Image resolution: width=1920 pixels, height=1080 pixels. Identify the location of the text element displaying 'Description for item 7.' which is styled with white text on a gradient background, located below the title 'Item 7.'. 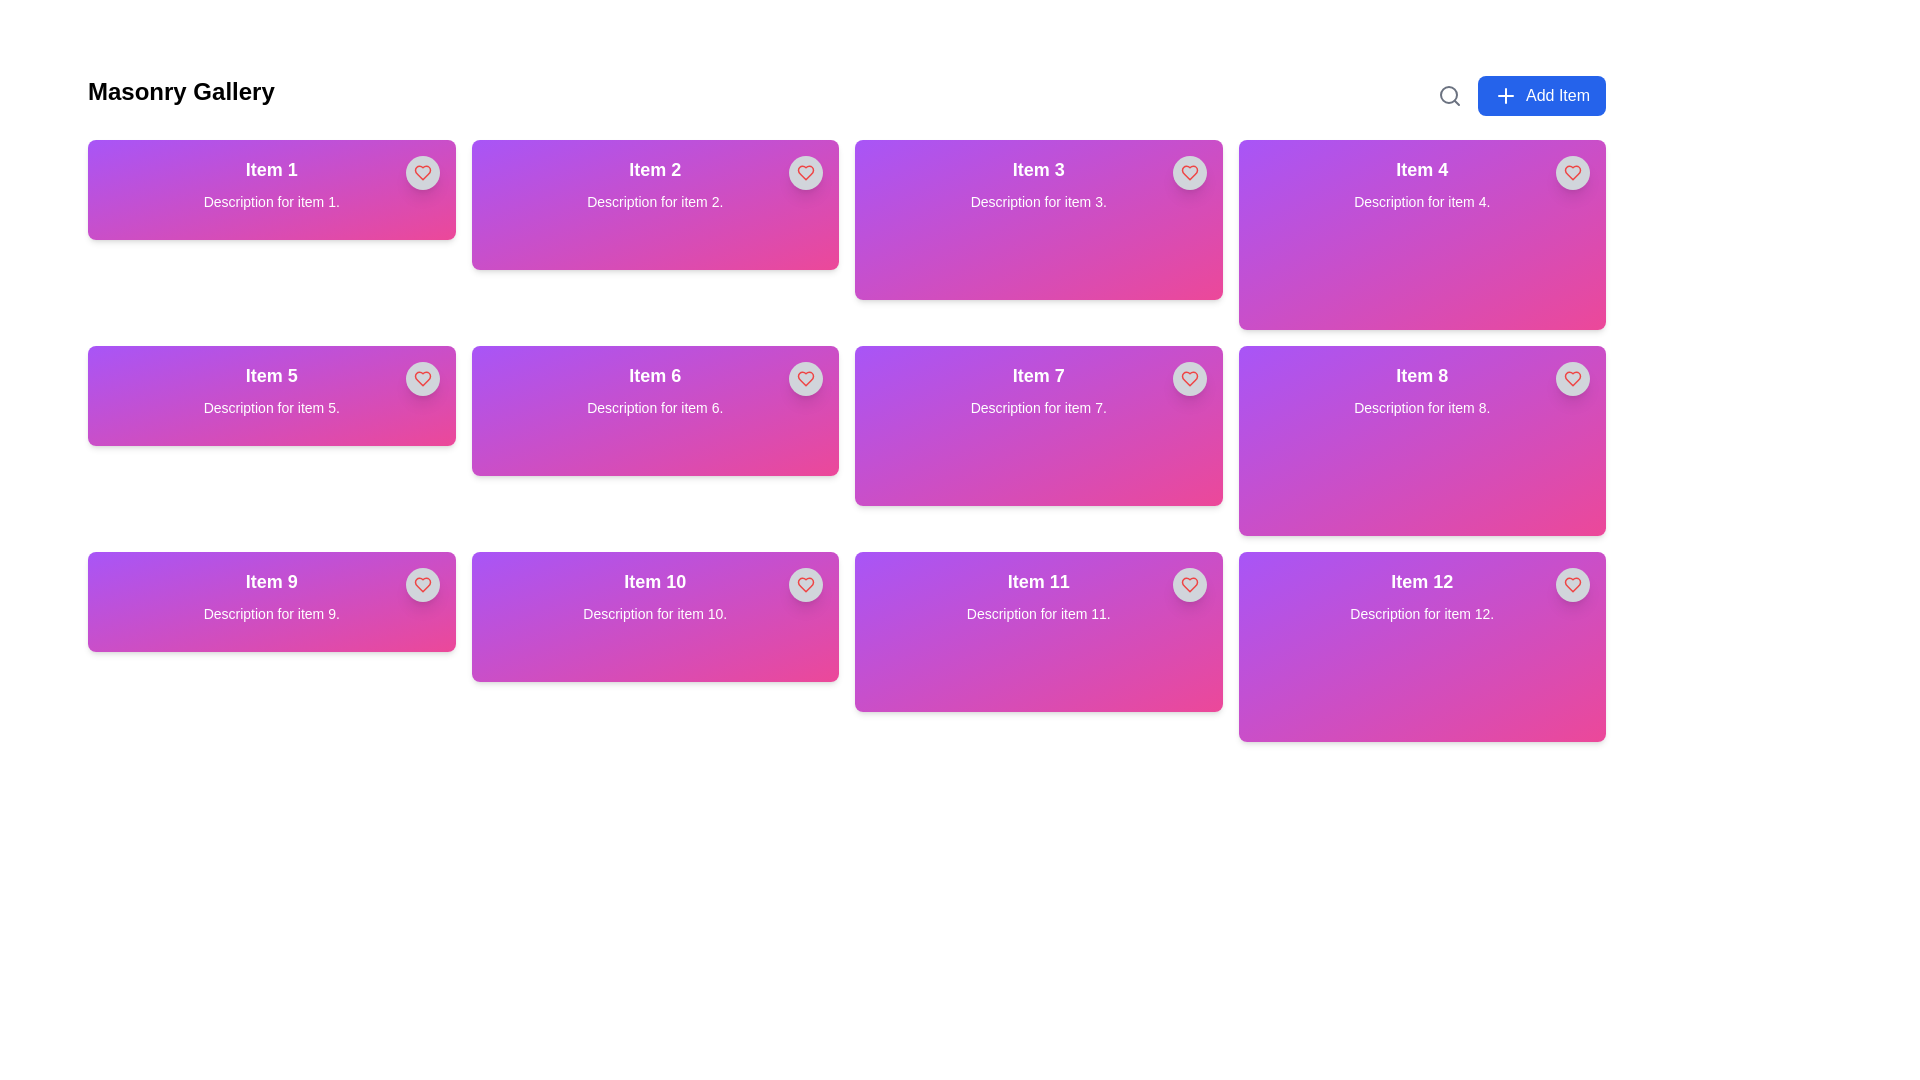
(1038, 407).